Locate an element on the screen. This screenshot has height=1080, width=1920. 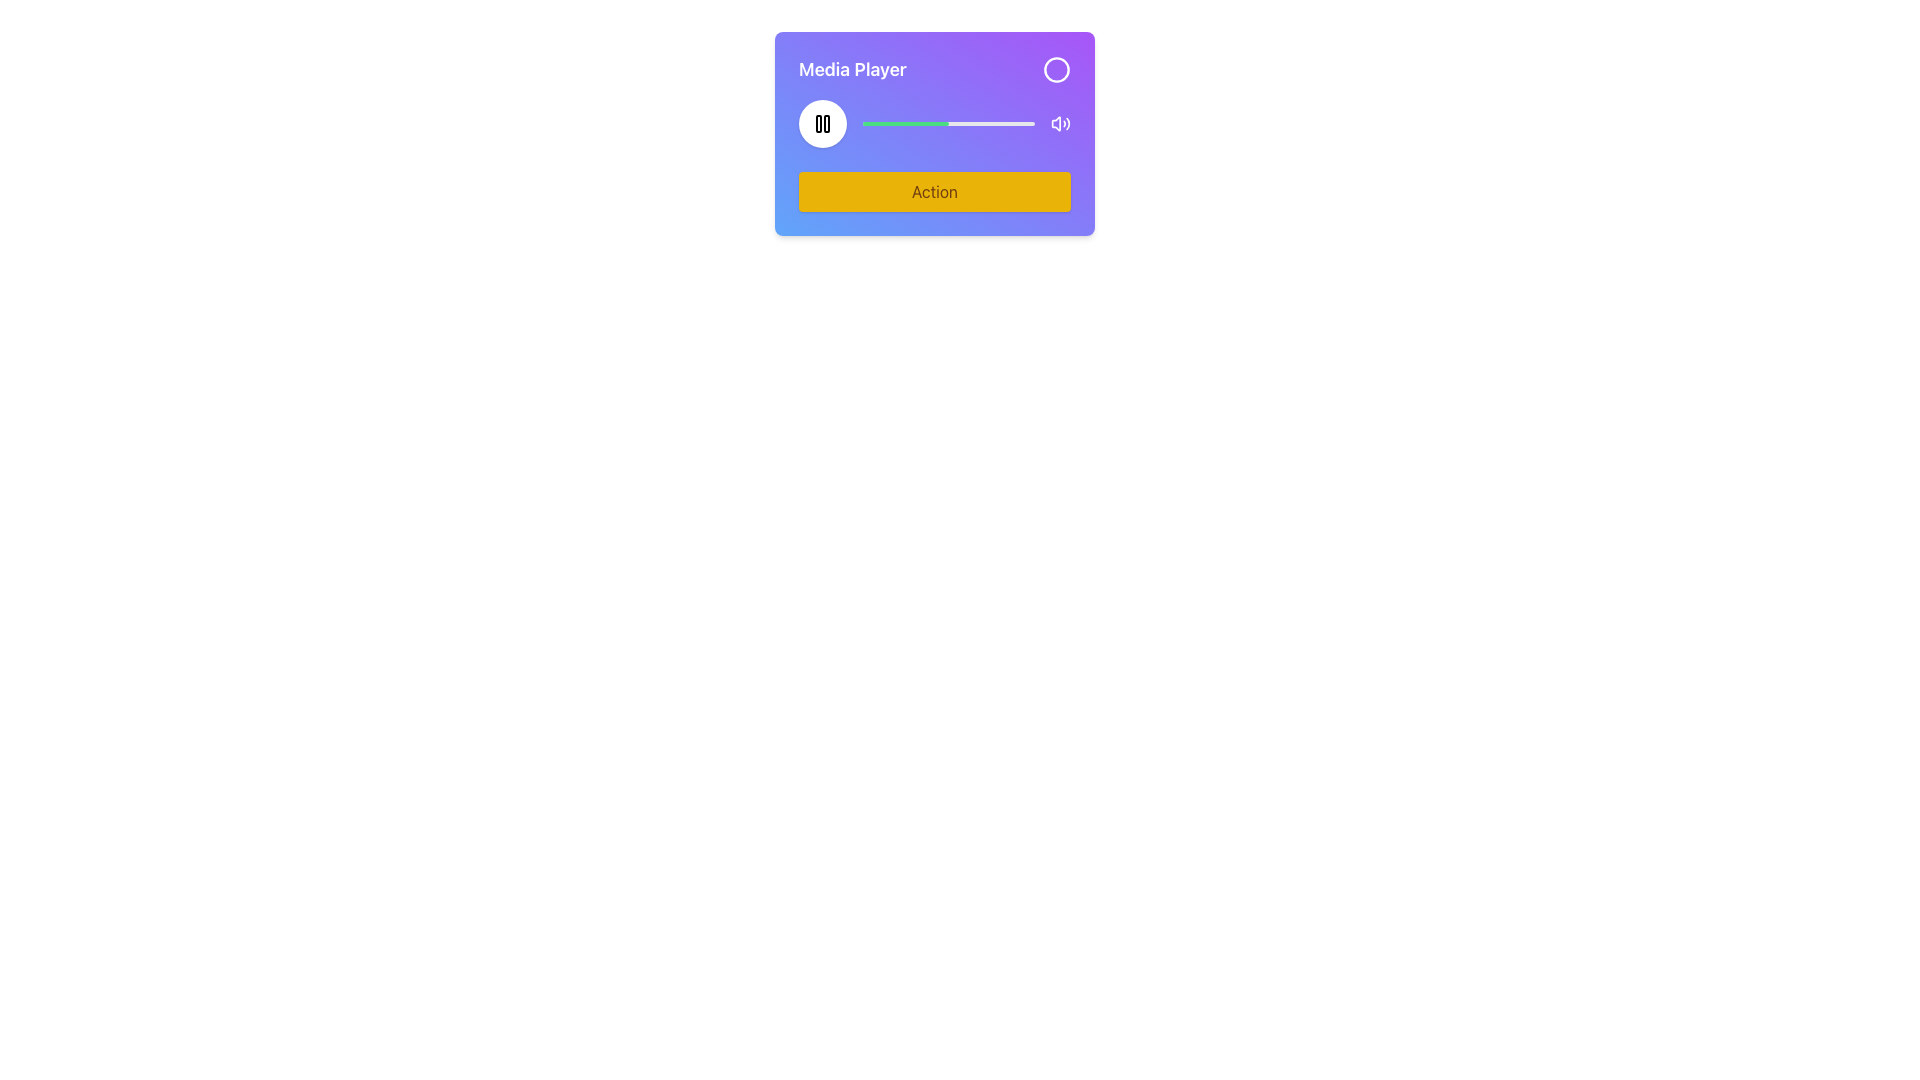
the icon located on the far right side of the media player header, adjacent to the text 'Media Player' is located at coordinates (1055, 68).